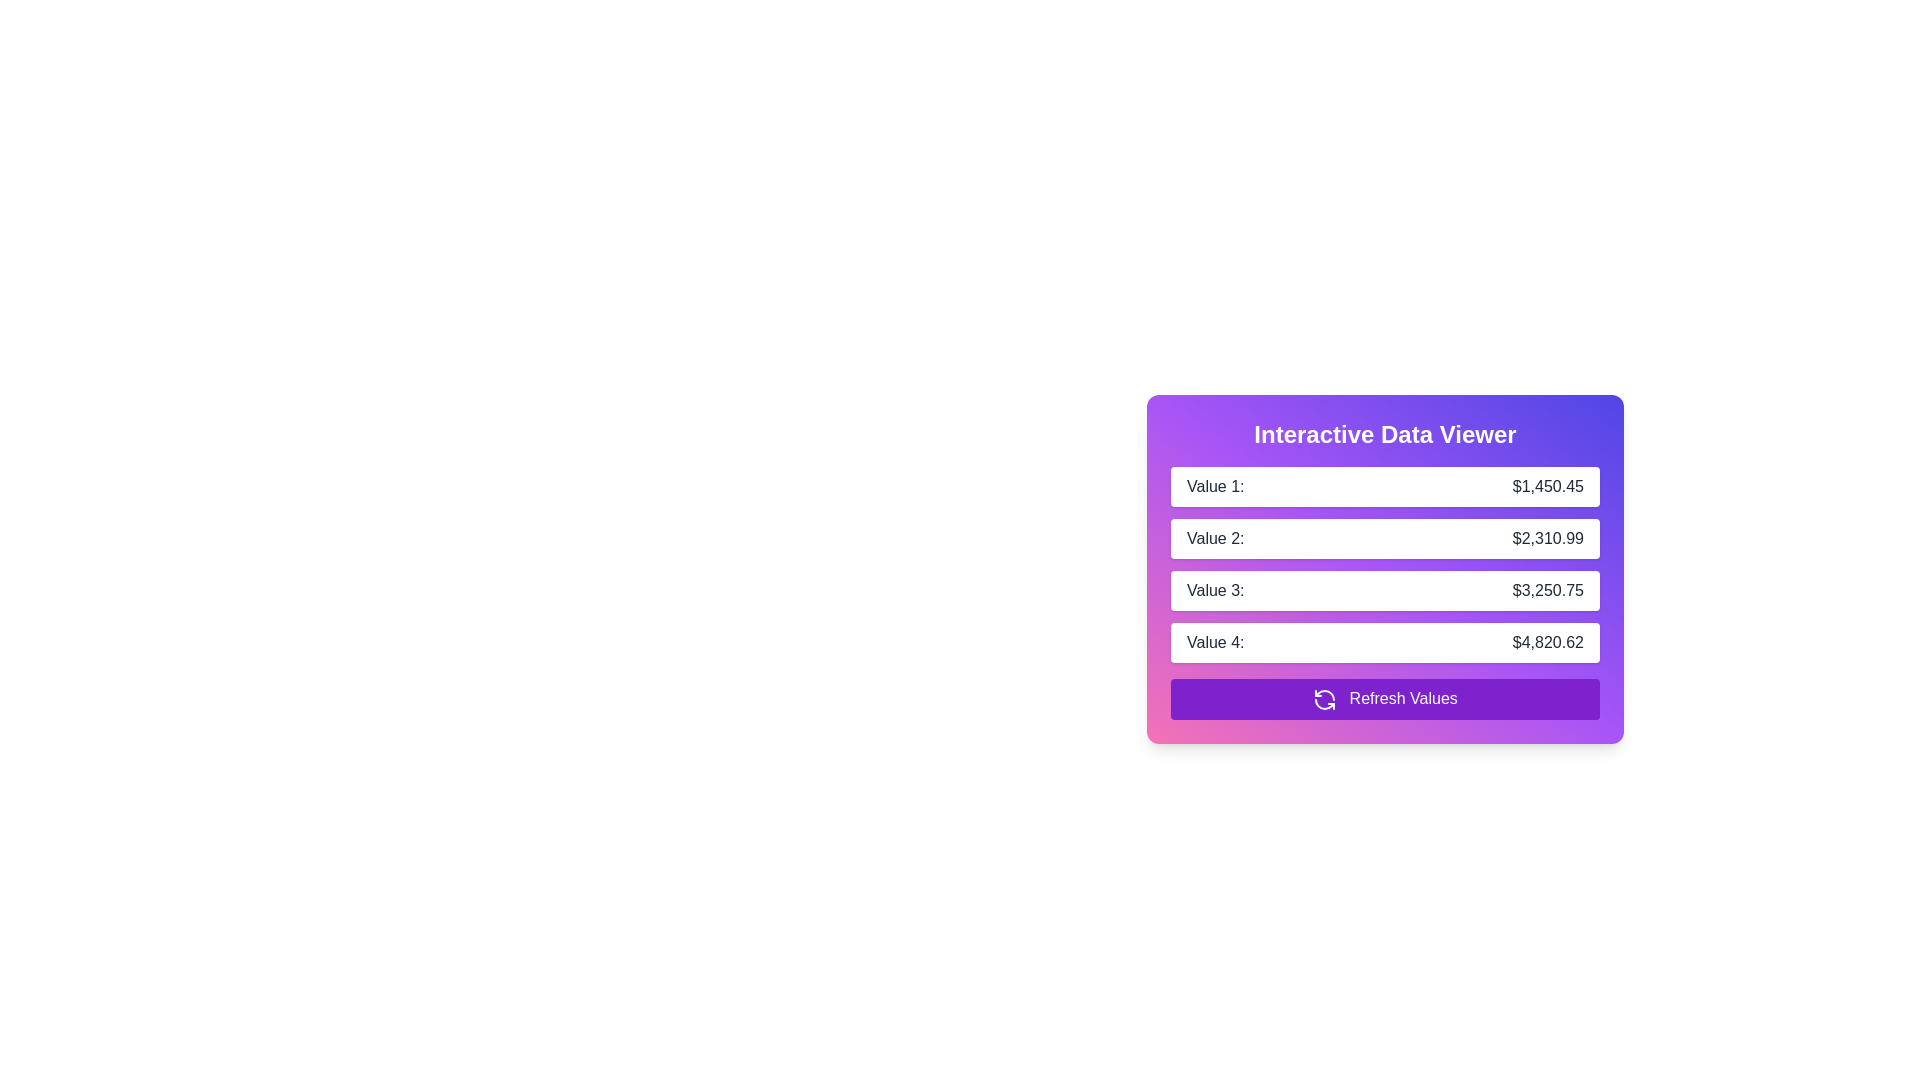  I want to click on the fourth Data Row in the 'Interactive Data Viewer' that displays a monetary amount, located below 'Value 3: $3,250.75', so click(1384, 643).